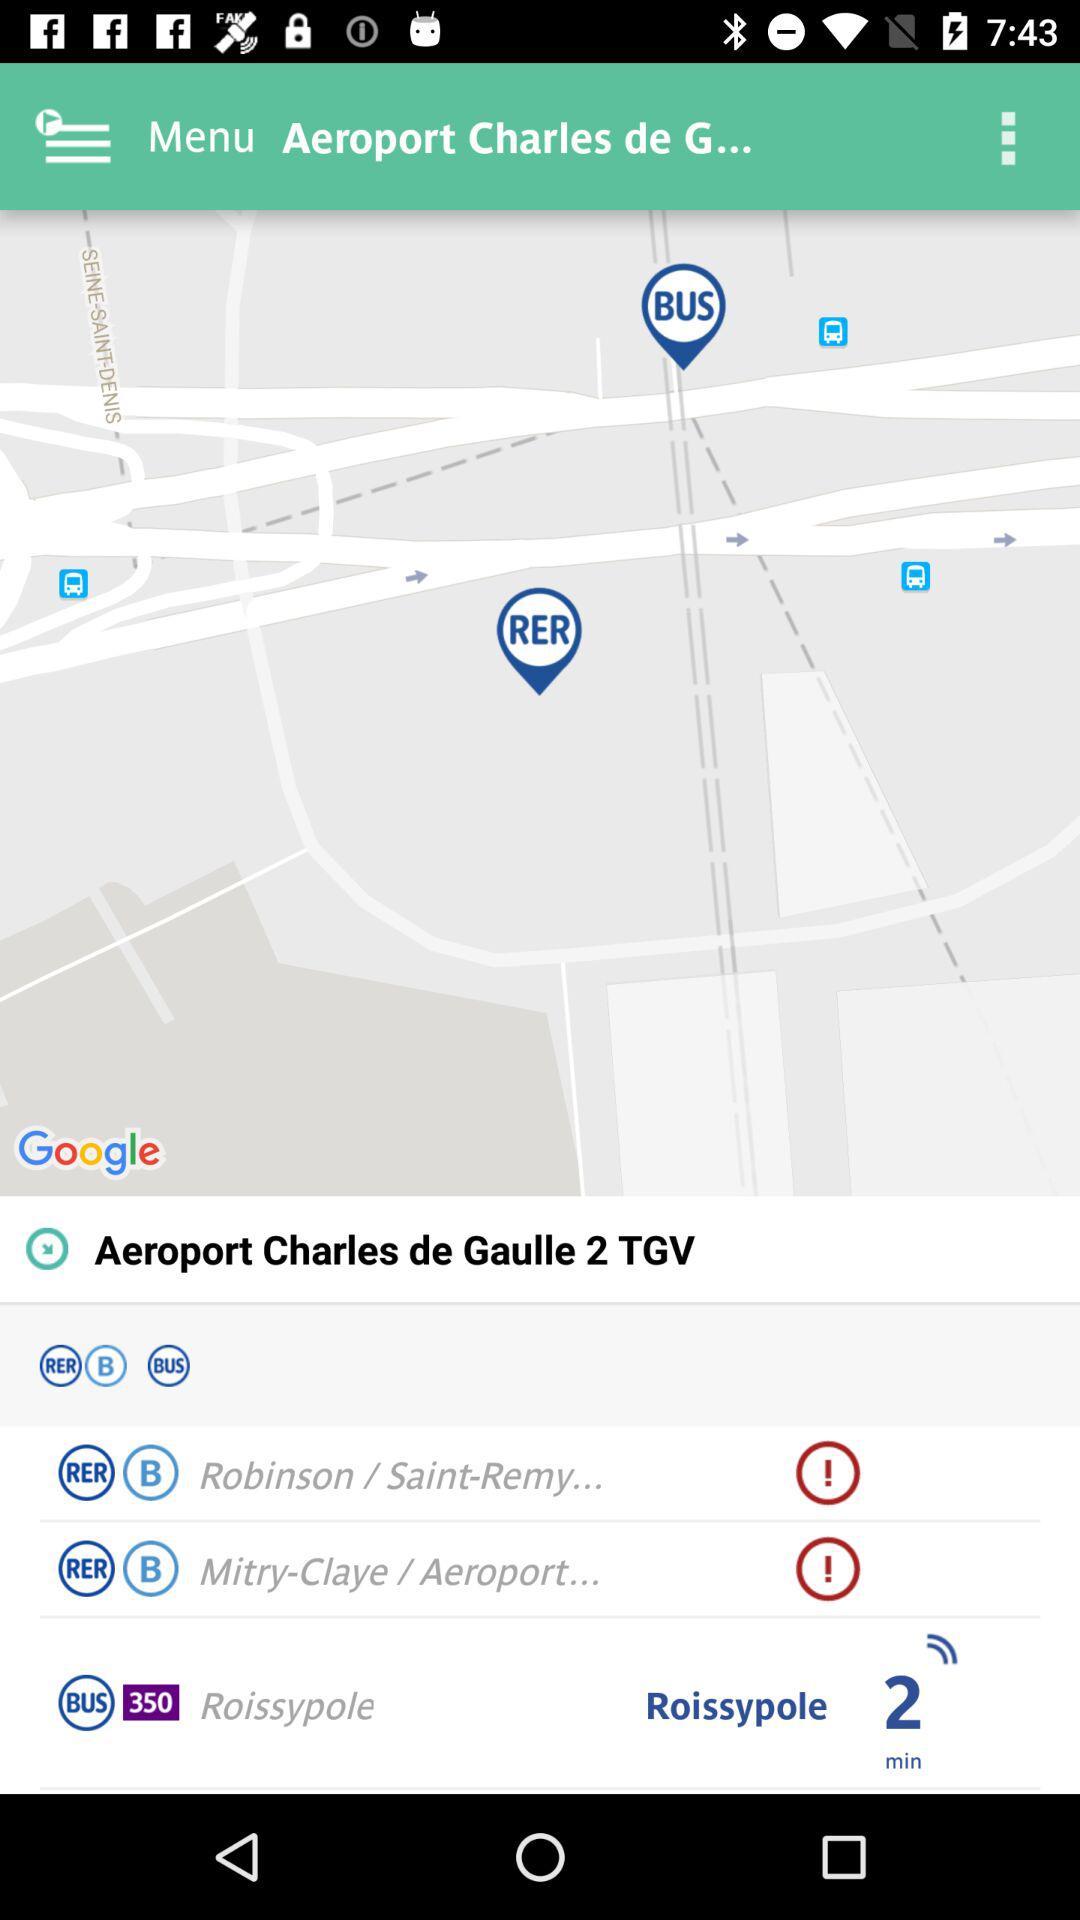 The height and width of the screenshot is (1920, 1080). I want to click on the icon below the 2, so click(903, 1758).